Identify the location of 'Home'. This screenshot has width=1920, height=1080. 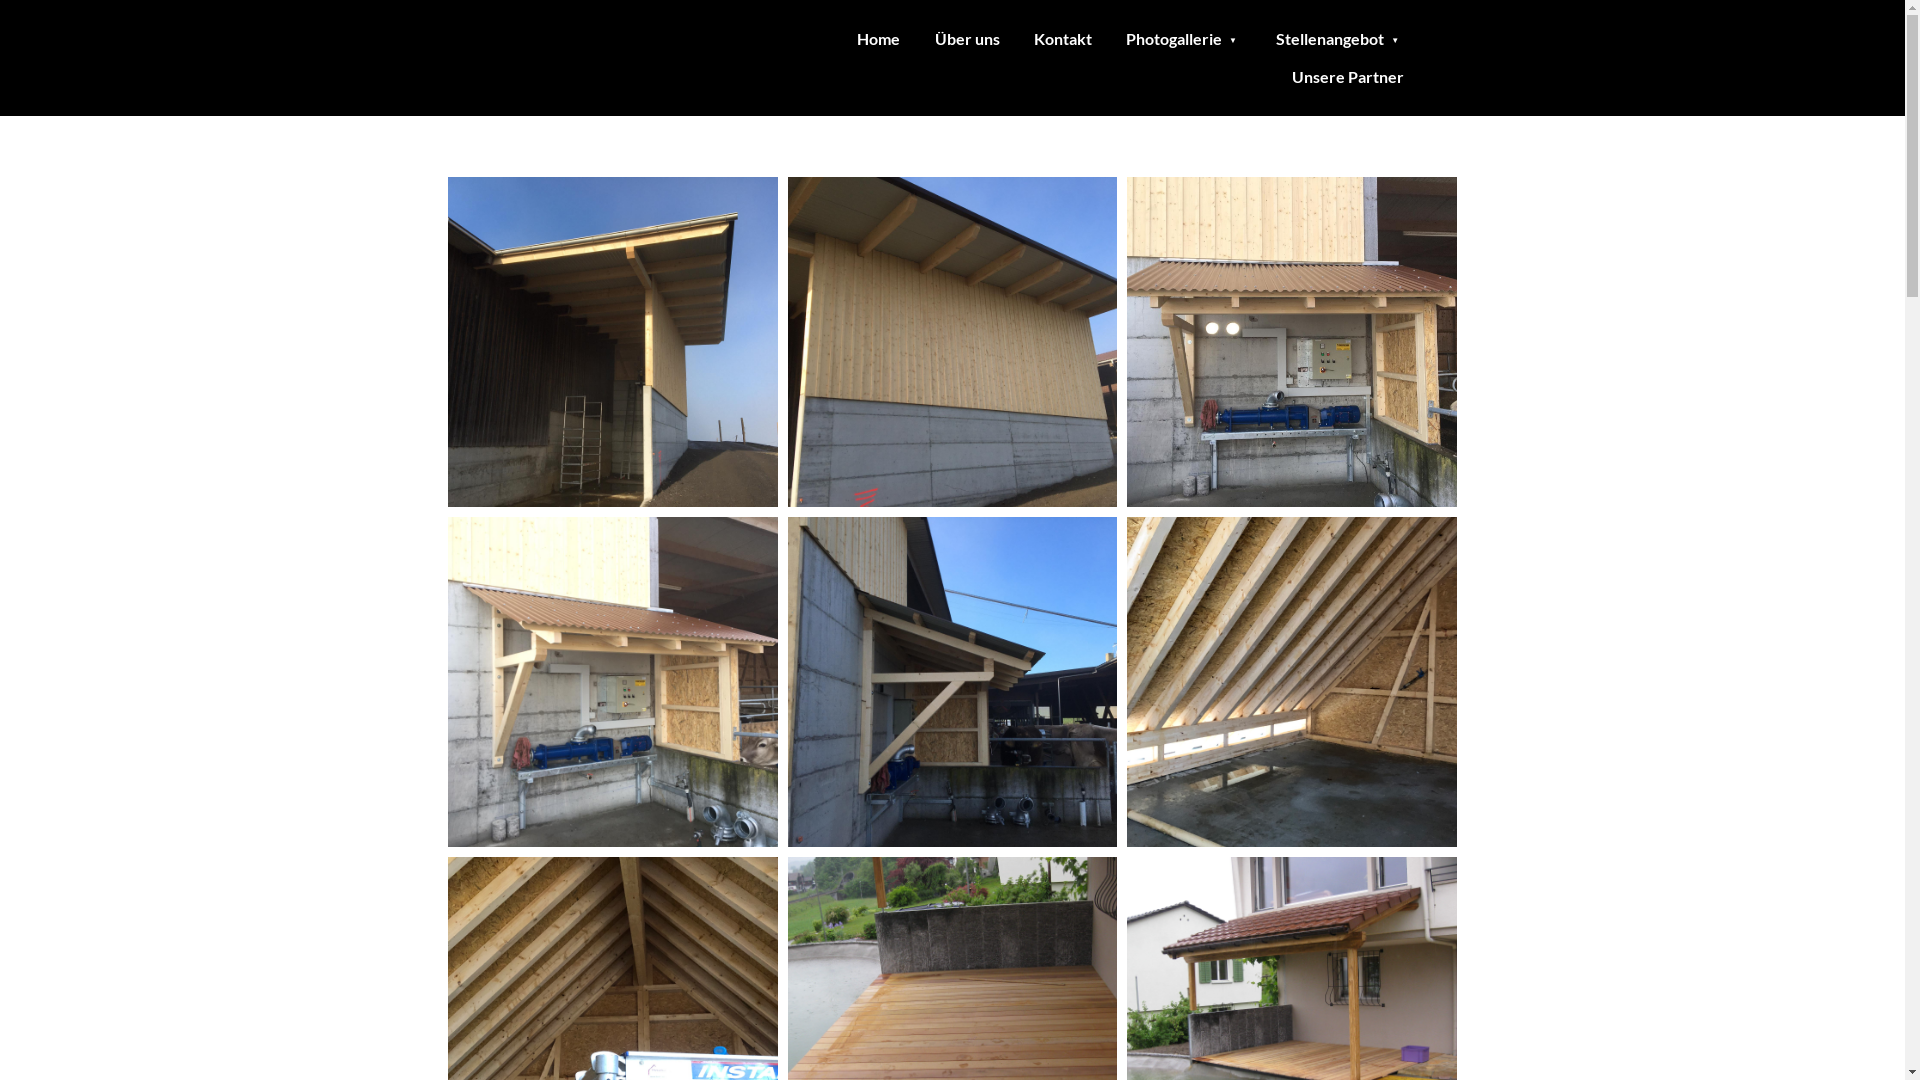
(841, 38).